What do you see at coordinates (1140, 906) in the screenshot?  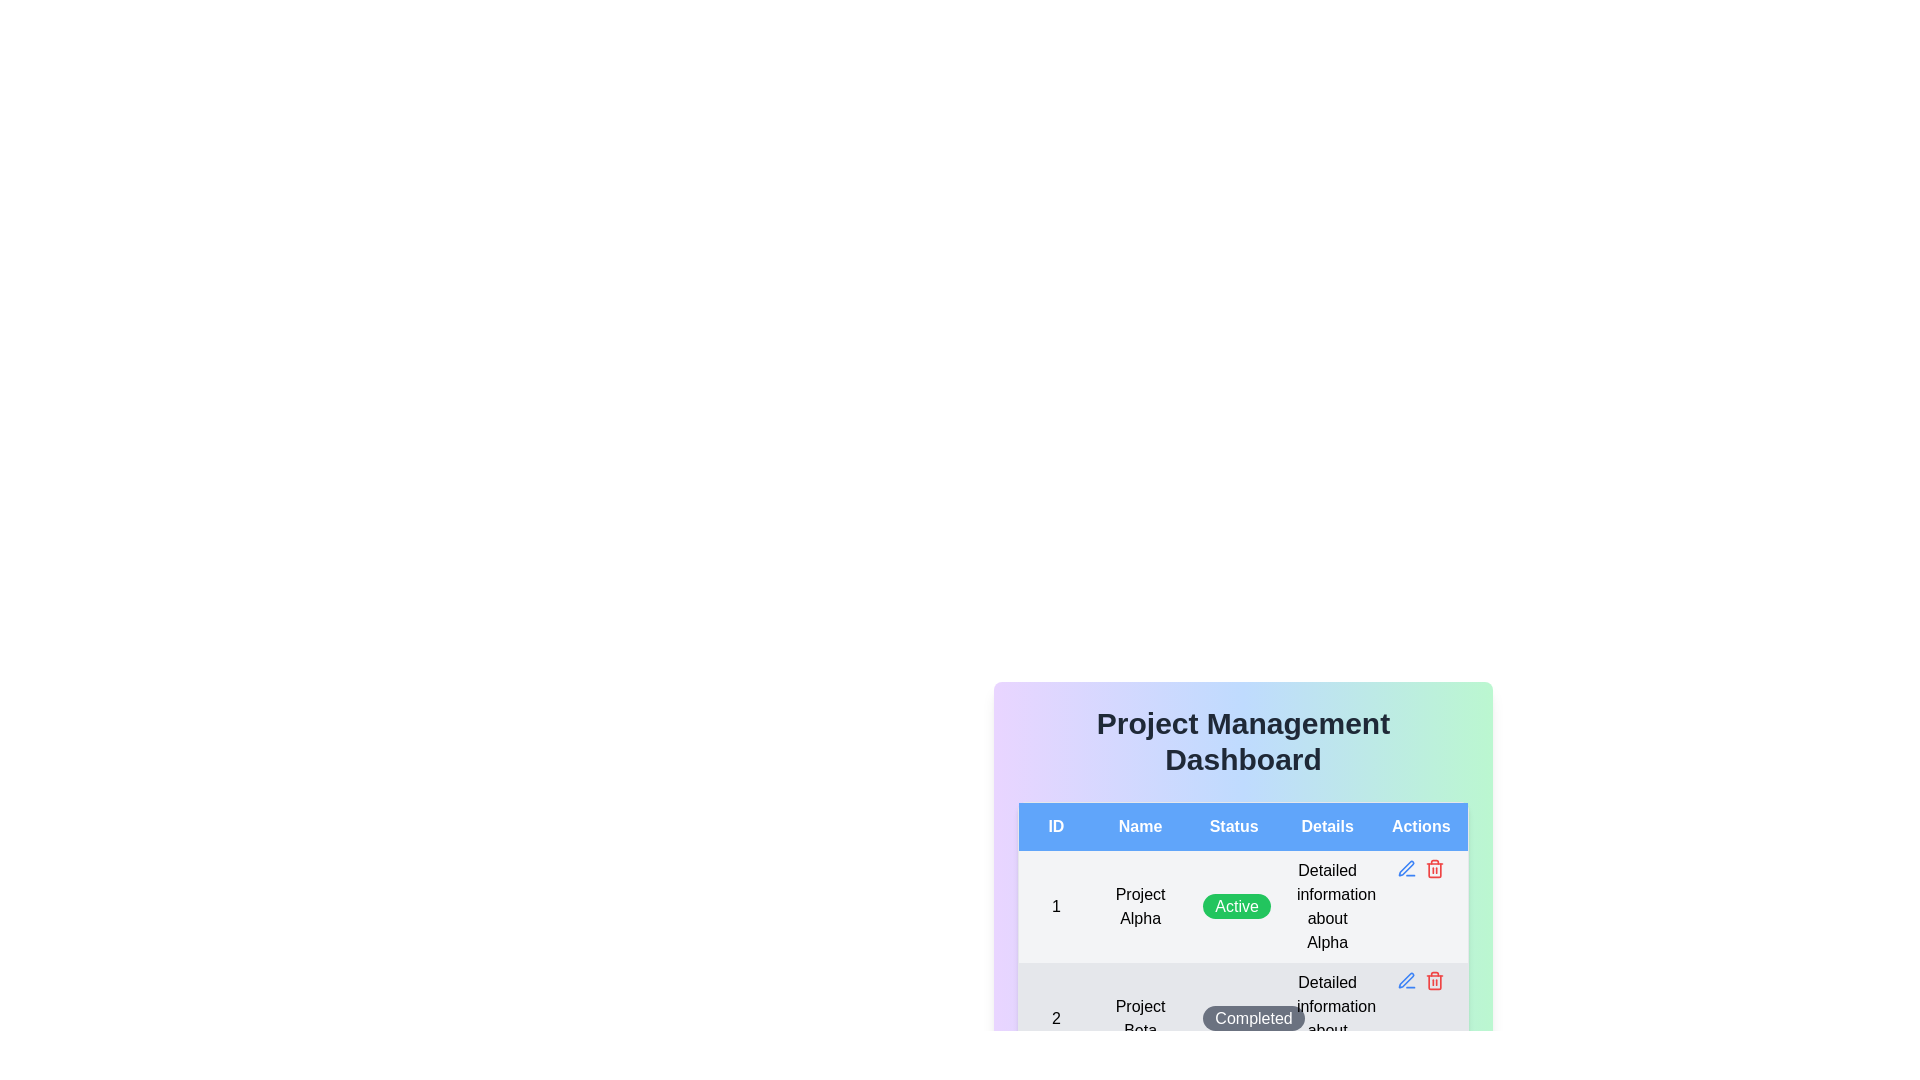 I see `the text label displaying 'Project Alpha', which is located in the second column of the first row of the table, to the right of the 'ID' cell and to the left of the 'Status' cell` at bounding box center [1140, 906].